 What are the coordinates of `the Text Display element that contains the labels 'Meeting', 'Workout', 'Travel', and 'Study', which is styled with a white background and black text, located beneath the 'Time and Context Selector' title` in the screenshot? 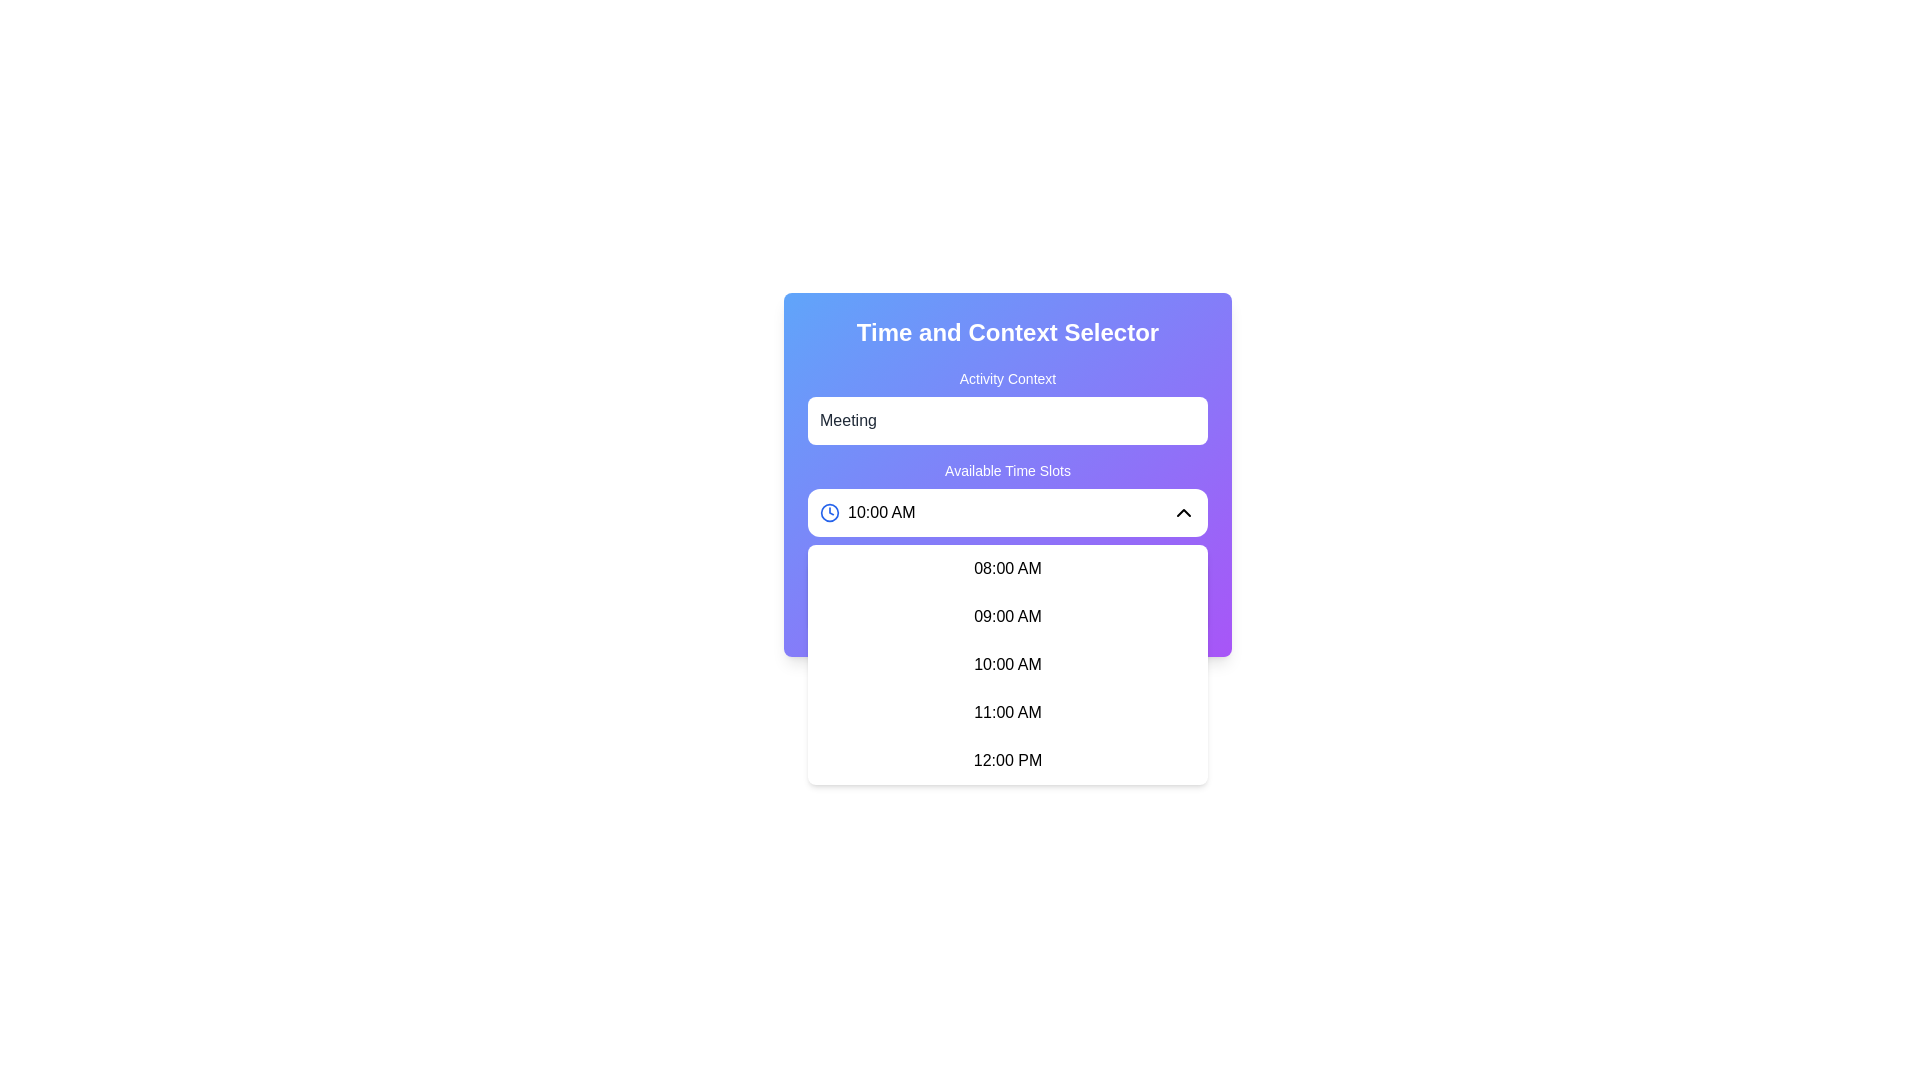 It's located at (1008, 406).